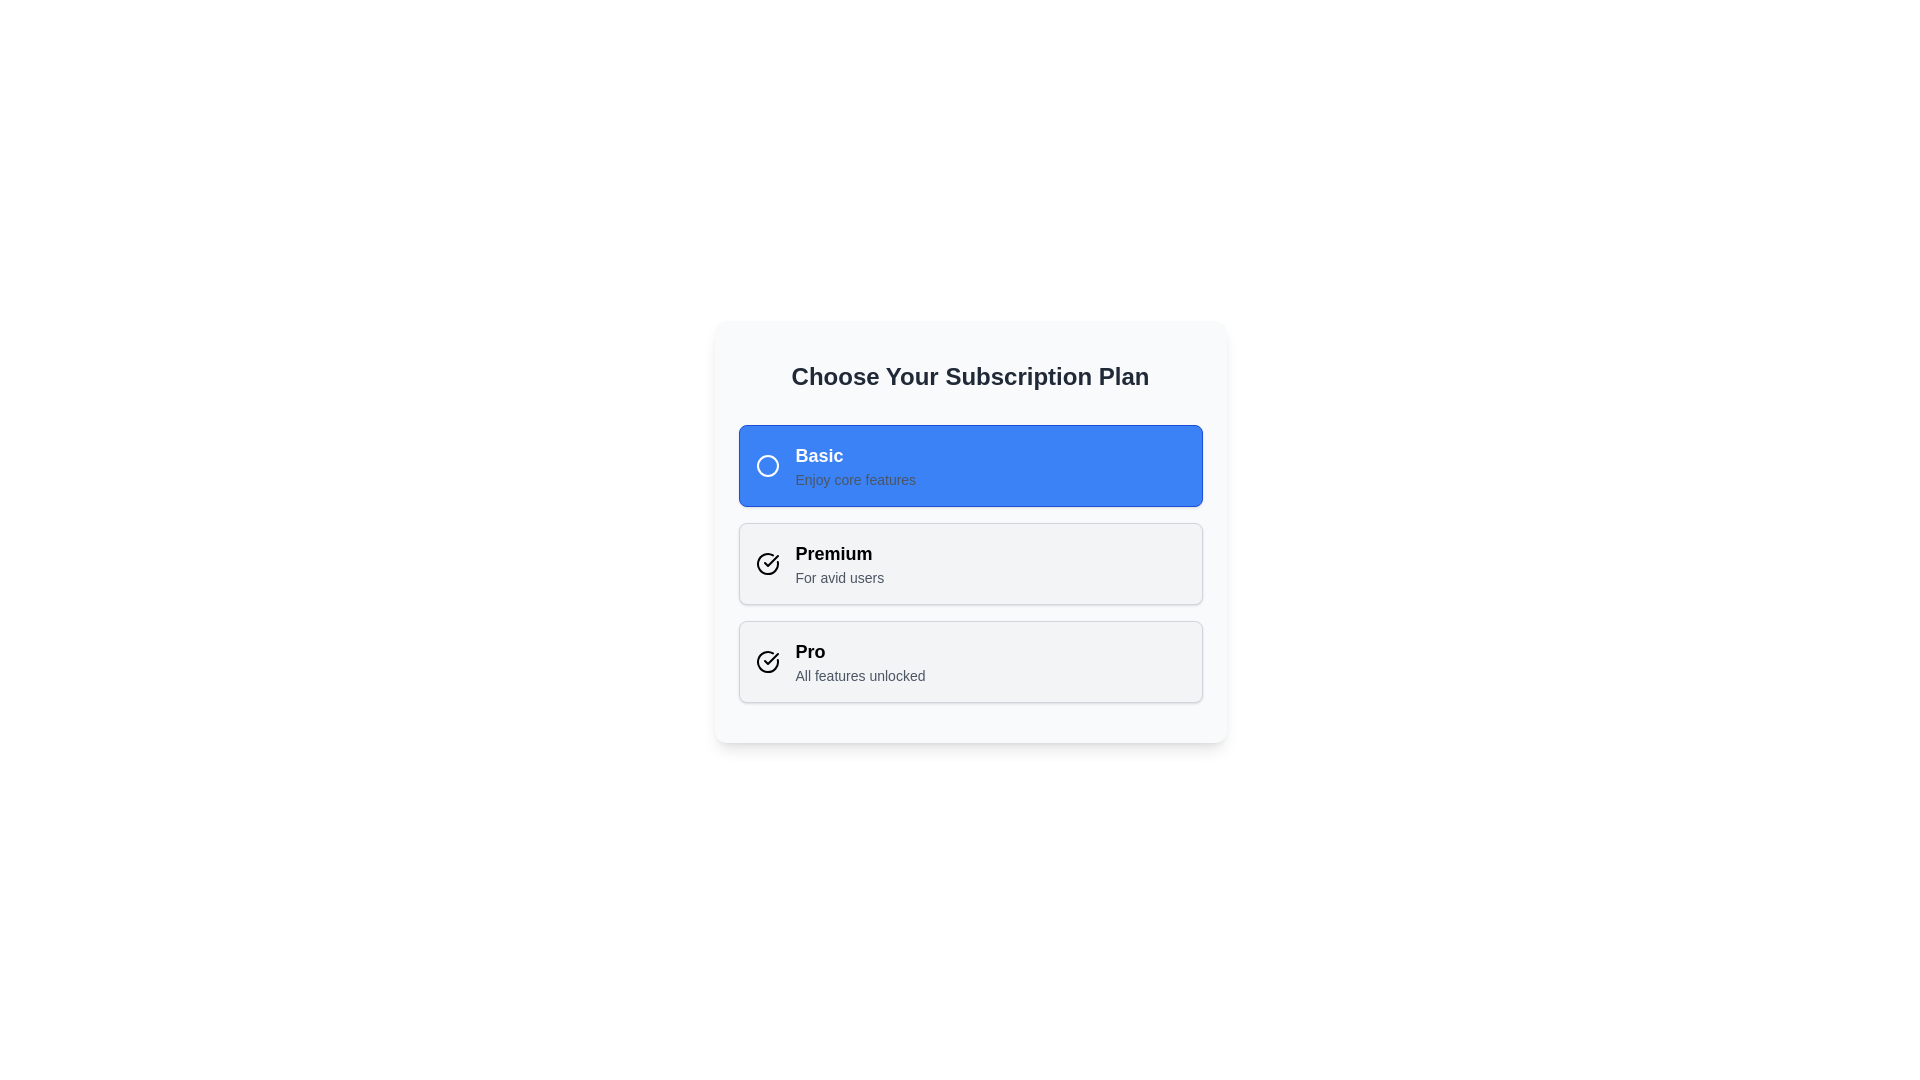 This screenshot has height=1080, width=1920. I want to click on the checkmark icon that indicates the selection of the 'Pro' subscription option, located, so click(766, 662).